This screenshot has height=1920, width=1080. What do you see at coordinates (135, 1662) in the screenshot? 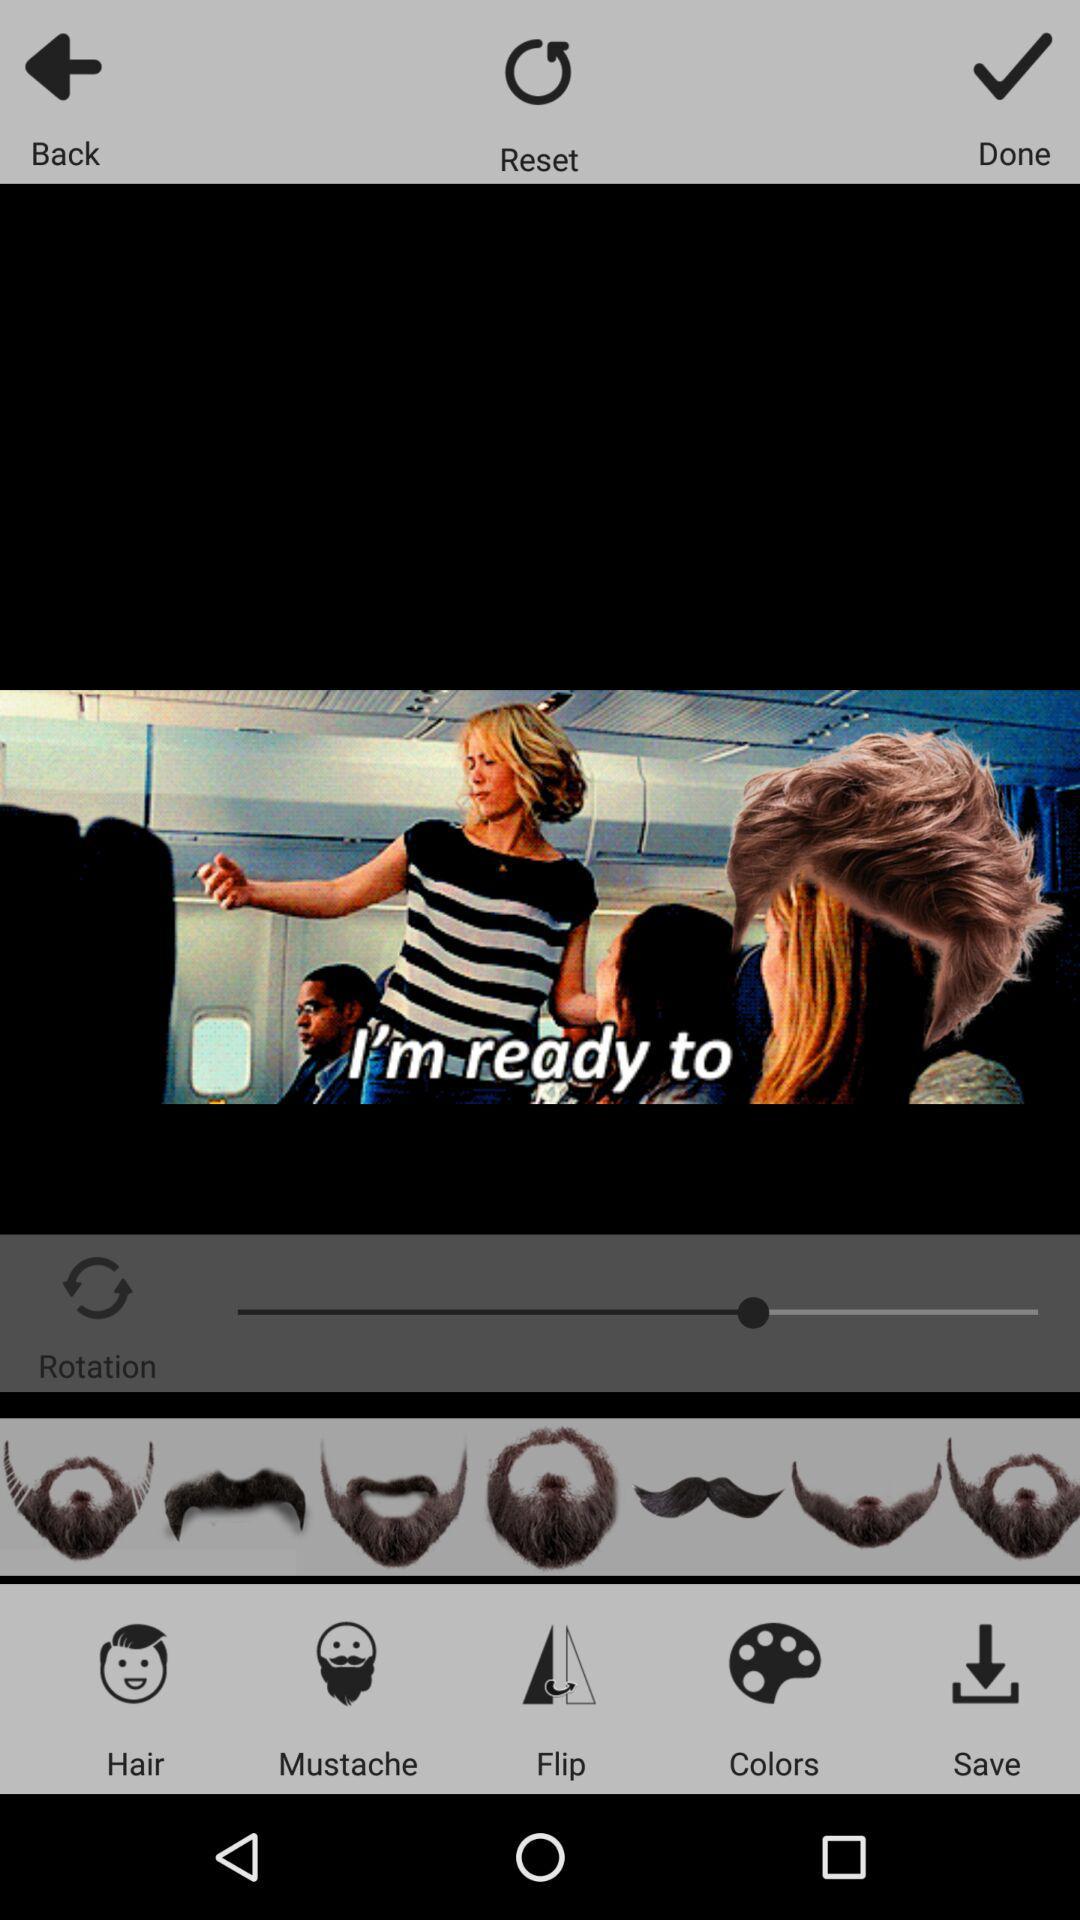
I see `edit hair icon` at bounding box center [135, 1662].